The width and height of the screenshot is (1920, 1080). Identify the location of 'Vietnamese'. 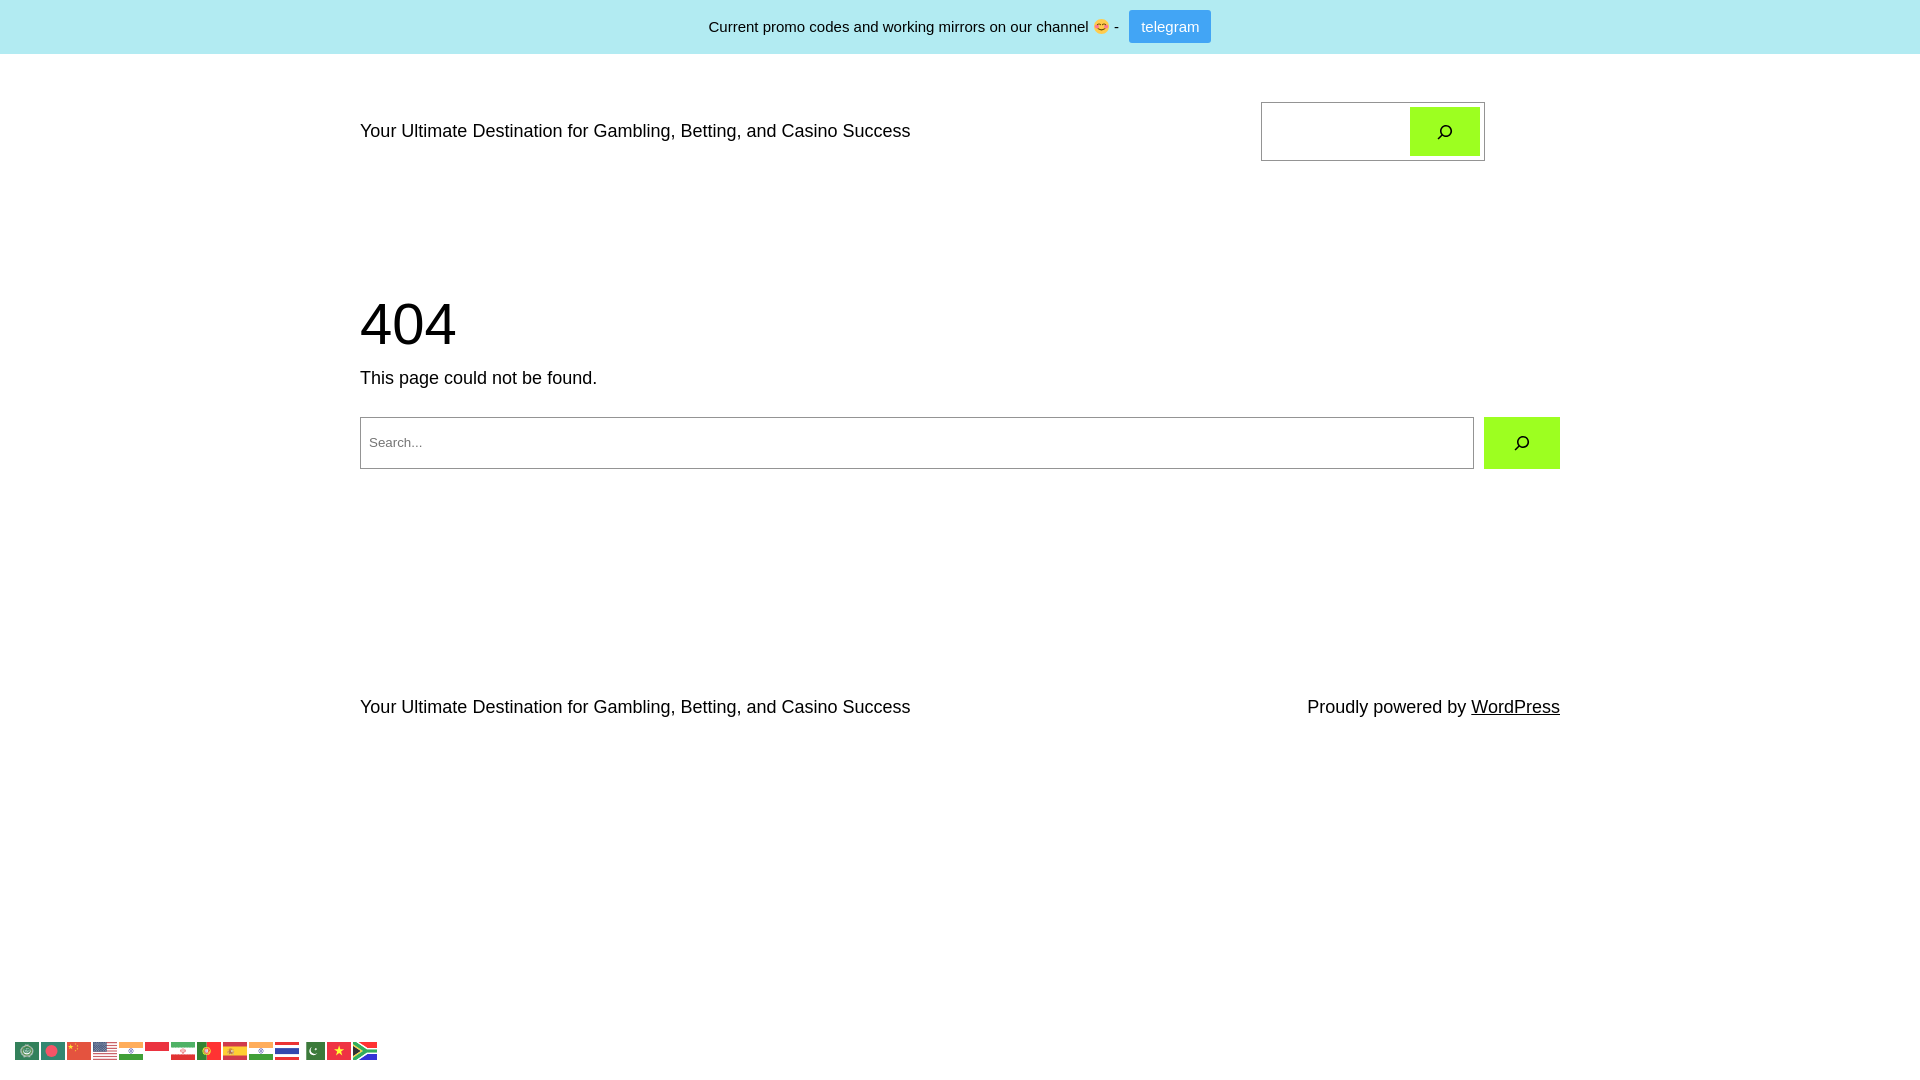
(326, 1048).